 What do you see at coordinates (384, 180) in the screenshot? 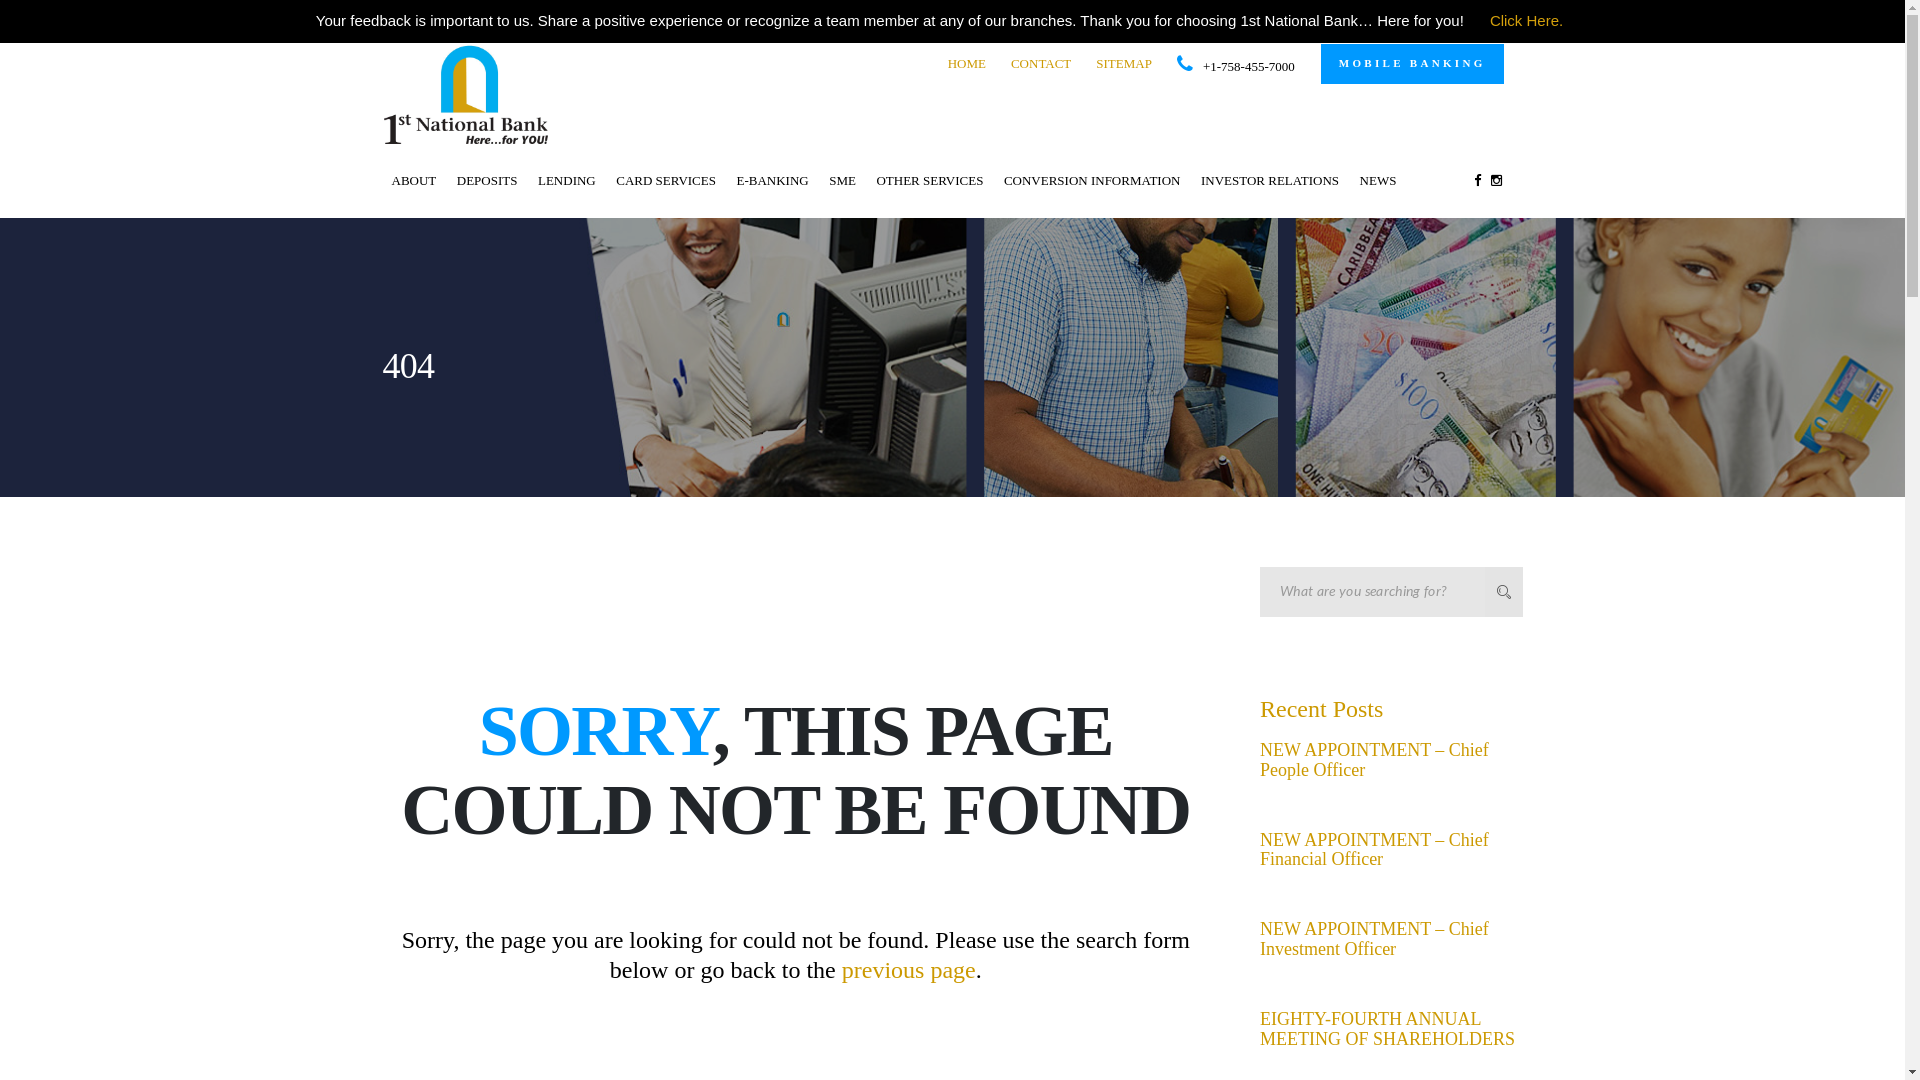
I see `'ABOUT'` at bounding box center [384, 180].